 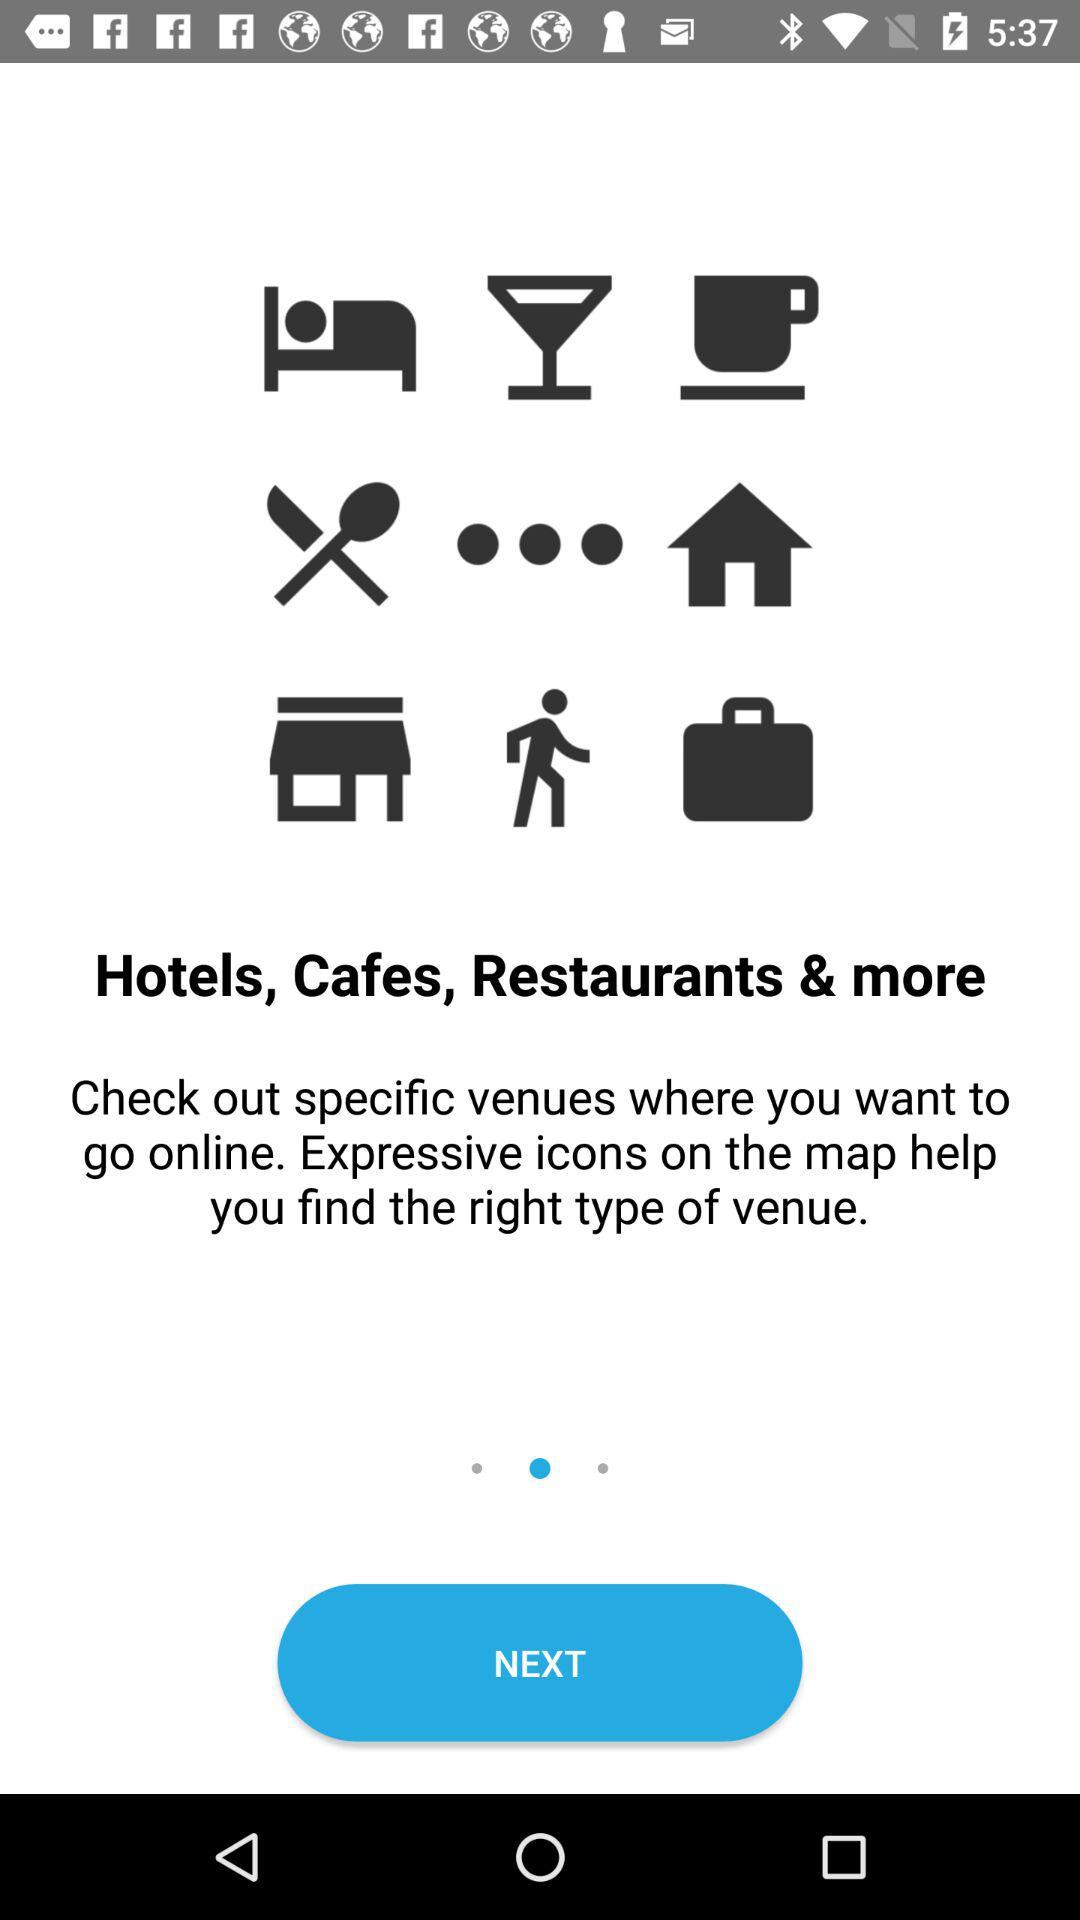 What do you see at coordinates (540, 1662) in the screenshot?
I see `the icon below check out specific icon` at bounding box center [540, 1662].